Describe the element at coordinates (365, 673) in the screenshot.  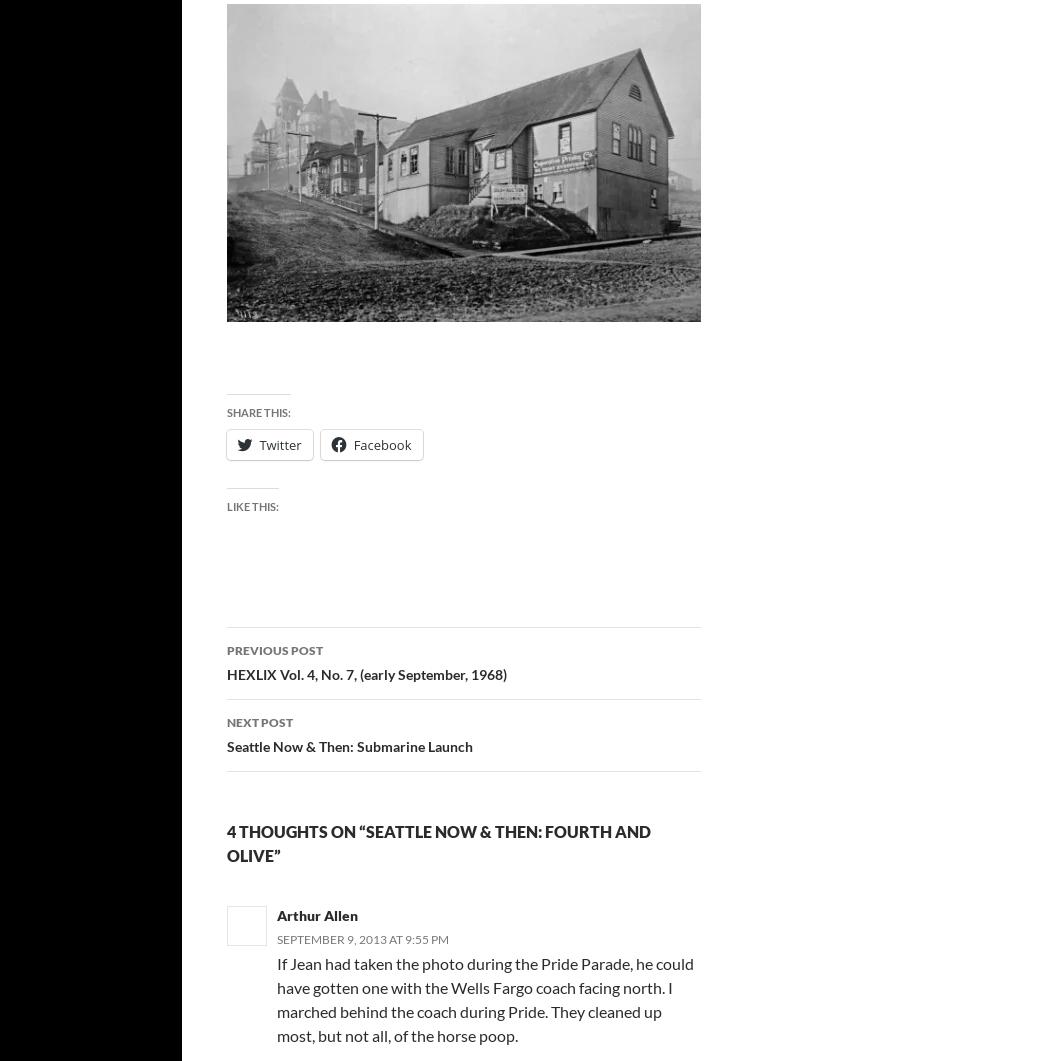
I see `'HEXLIX Vol. 4, No. 7, (early September, 1968)'` at that location.